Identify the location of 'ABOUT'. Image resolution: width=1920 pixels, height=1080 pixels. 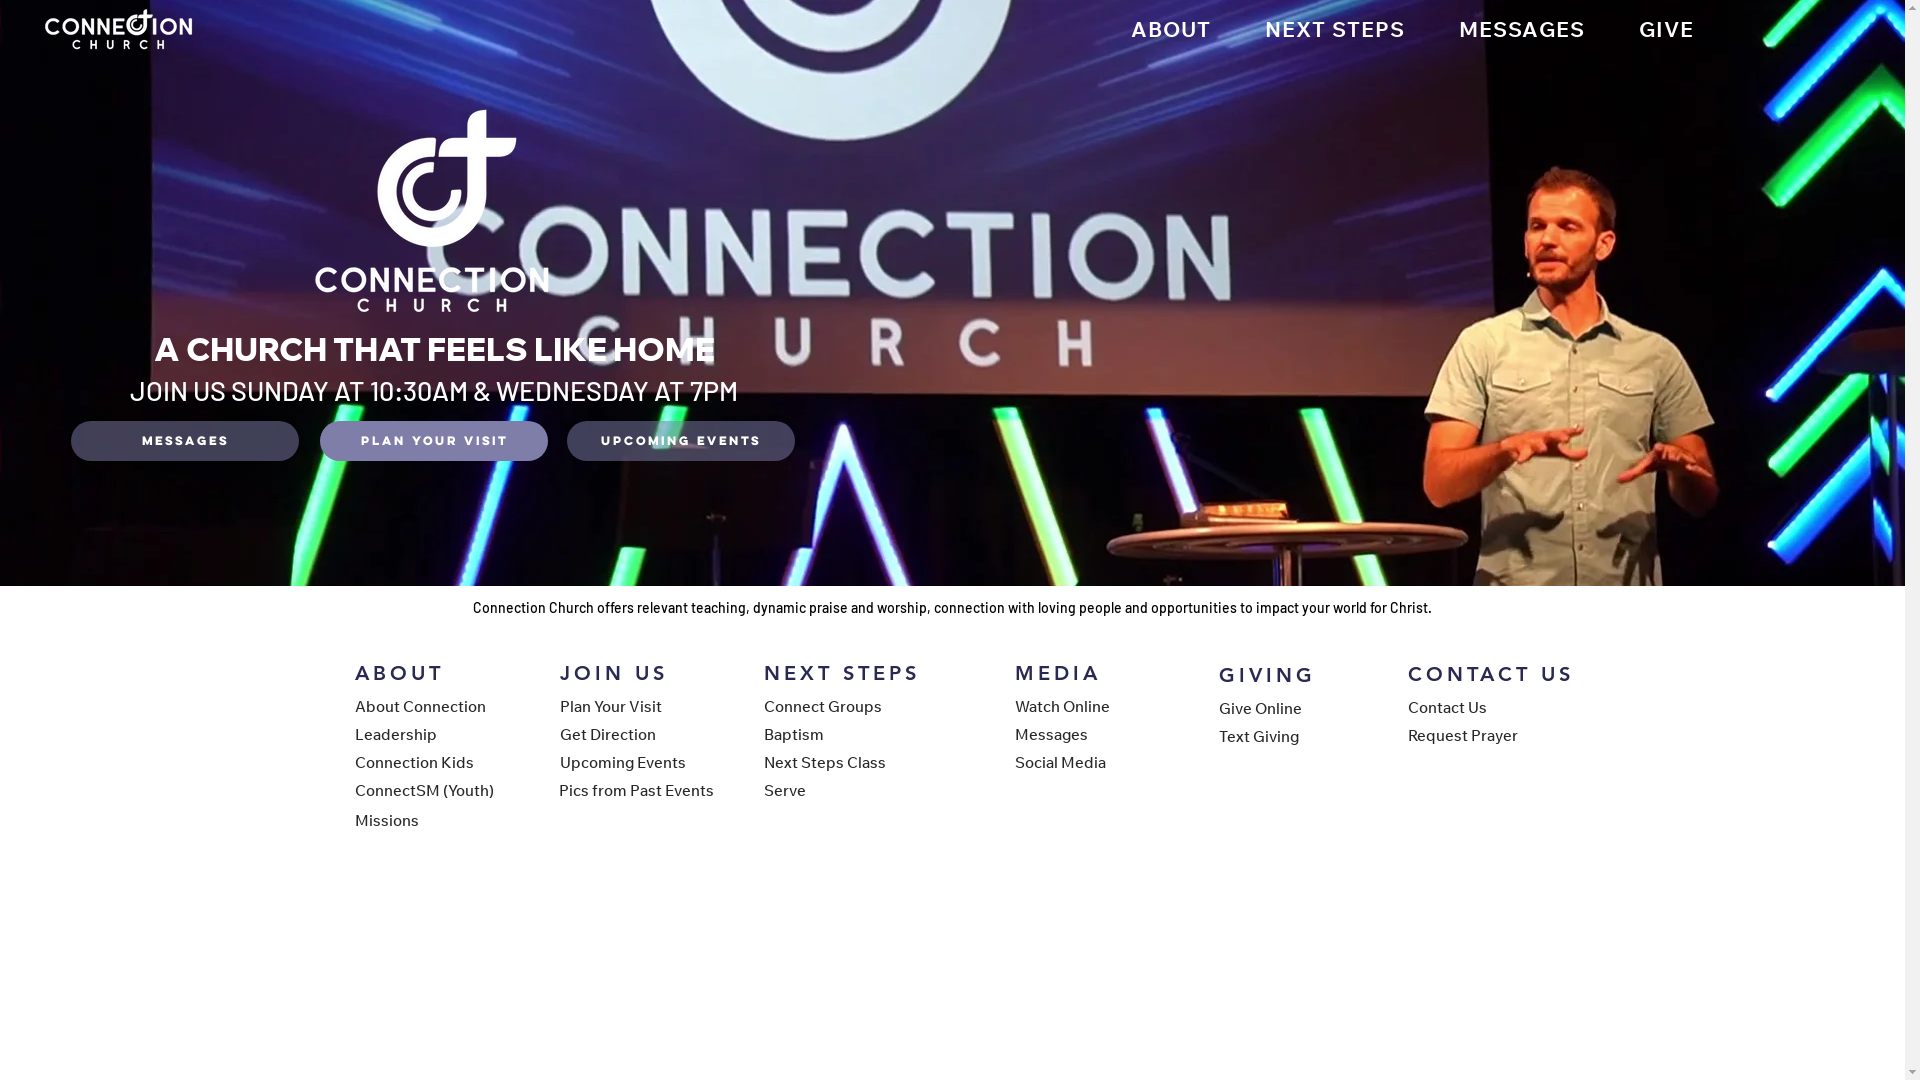
(1171, 29).